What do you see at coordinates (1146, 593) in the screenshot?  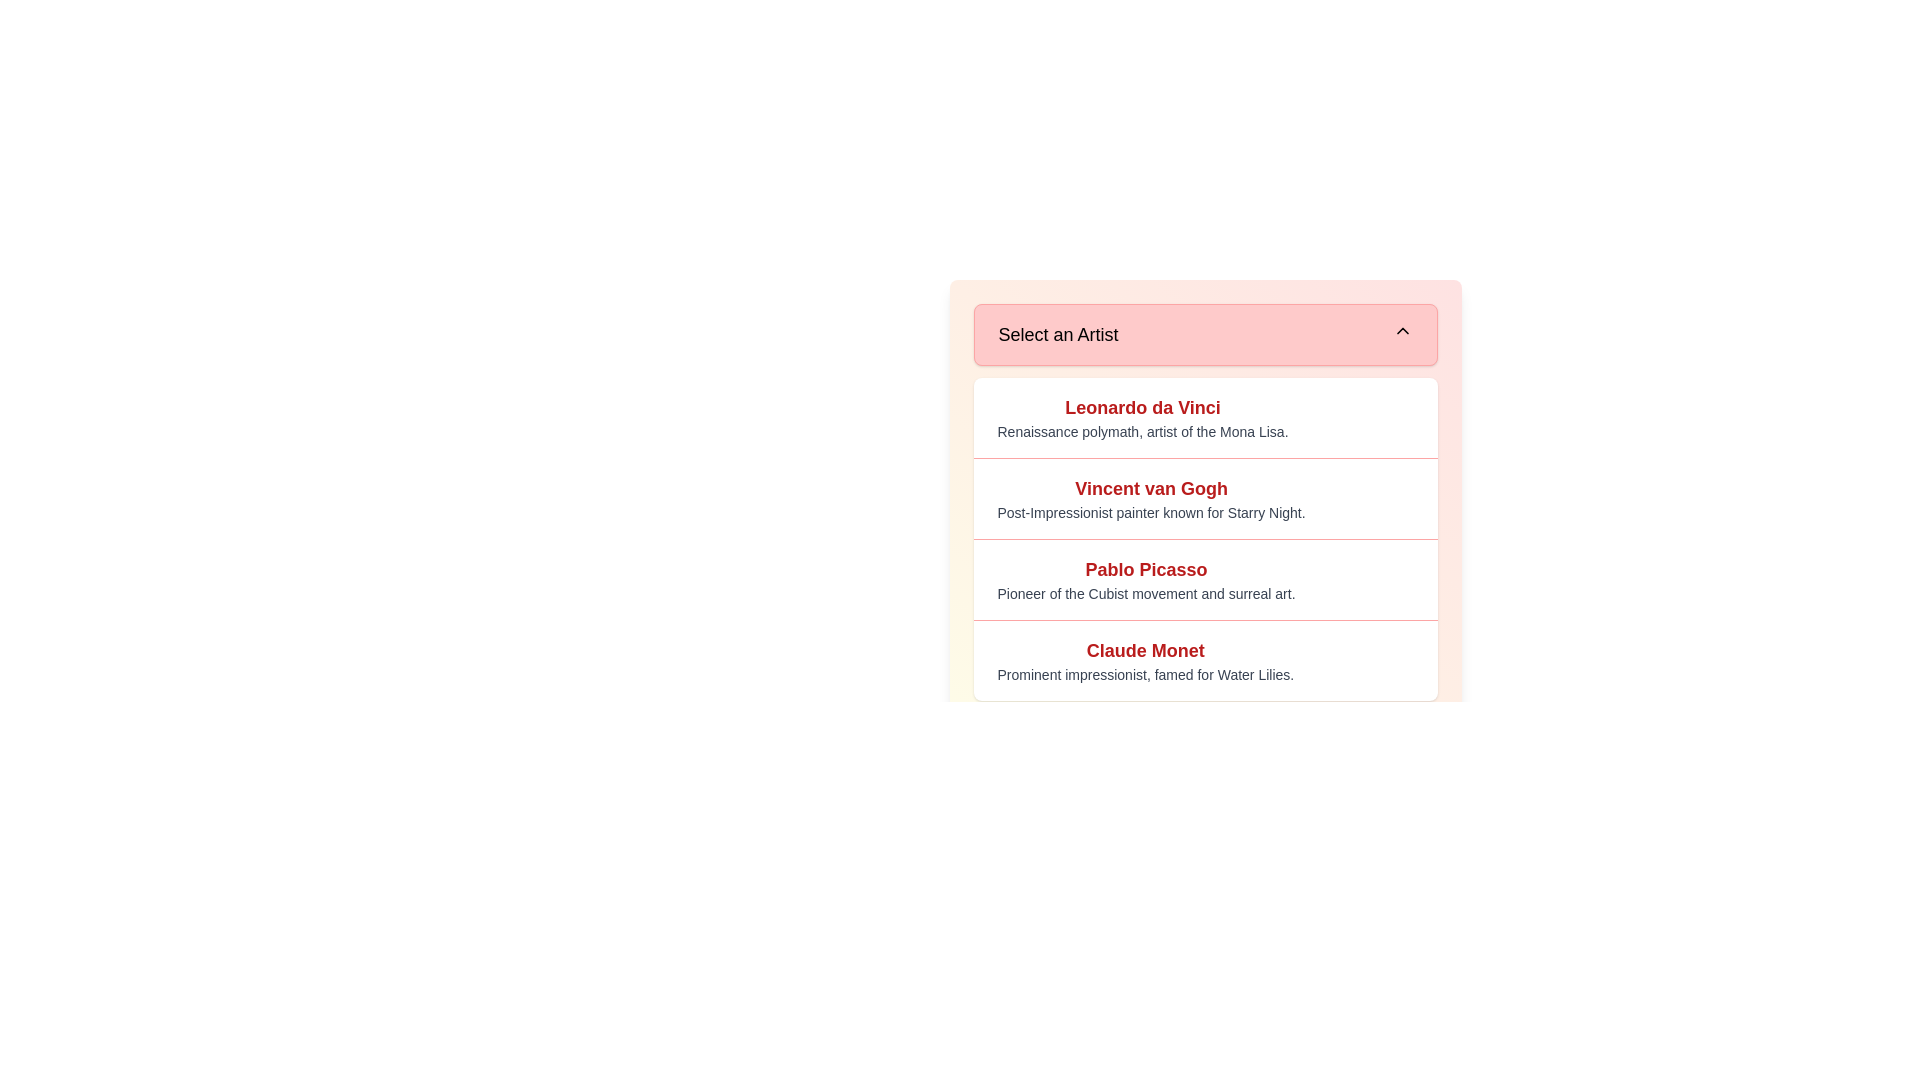 I see `the text fragment styled in a small gray font that reads 'Pioneer of the Cubist movement and surreal art.'` at bounding box center [1146, 593].